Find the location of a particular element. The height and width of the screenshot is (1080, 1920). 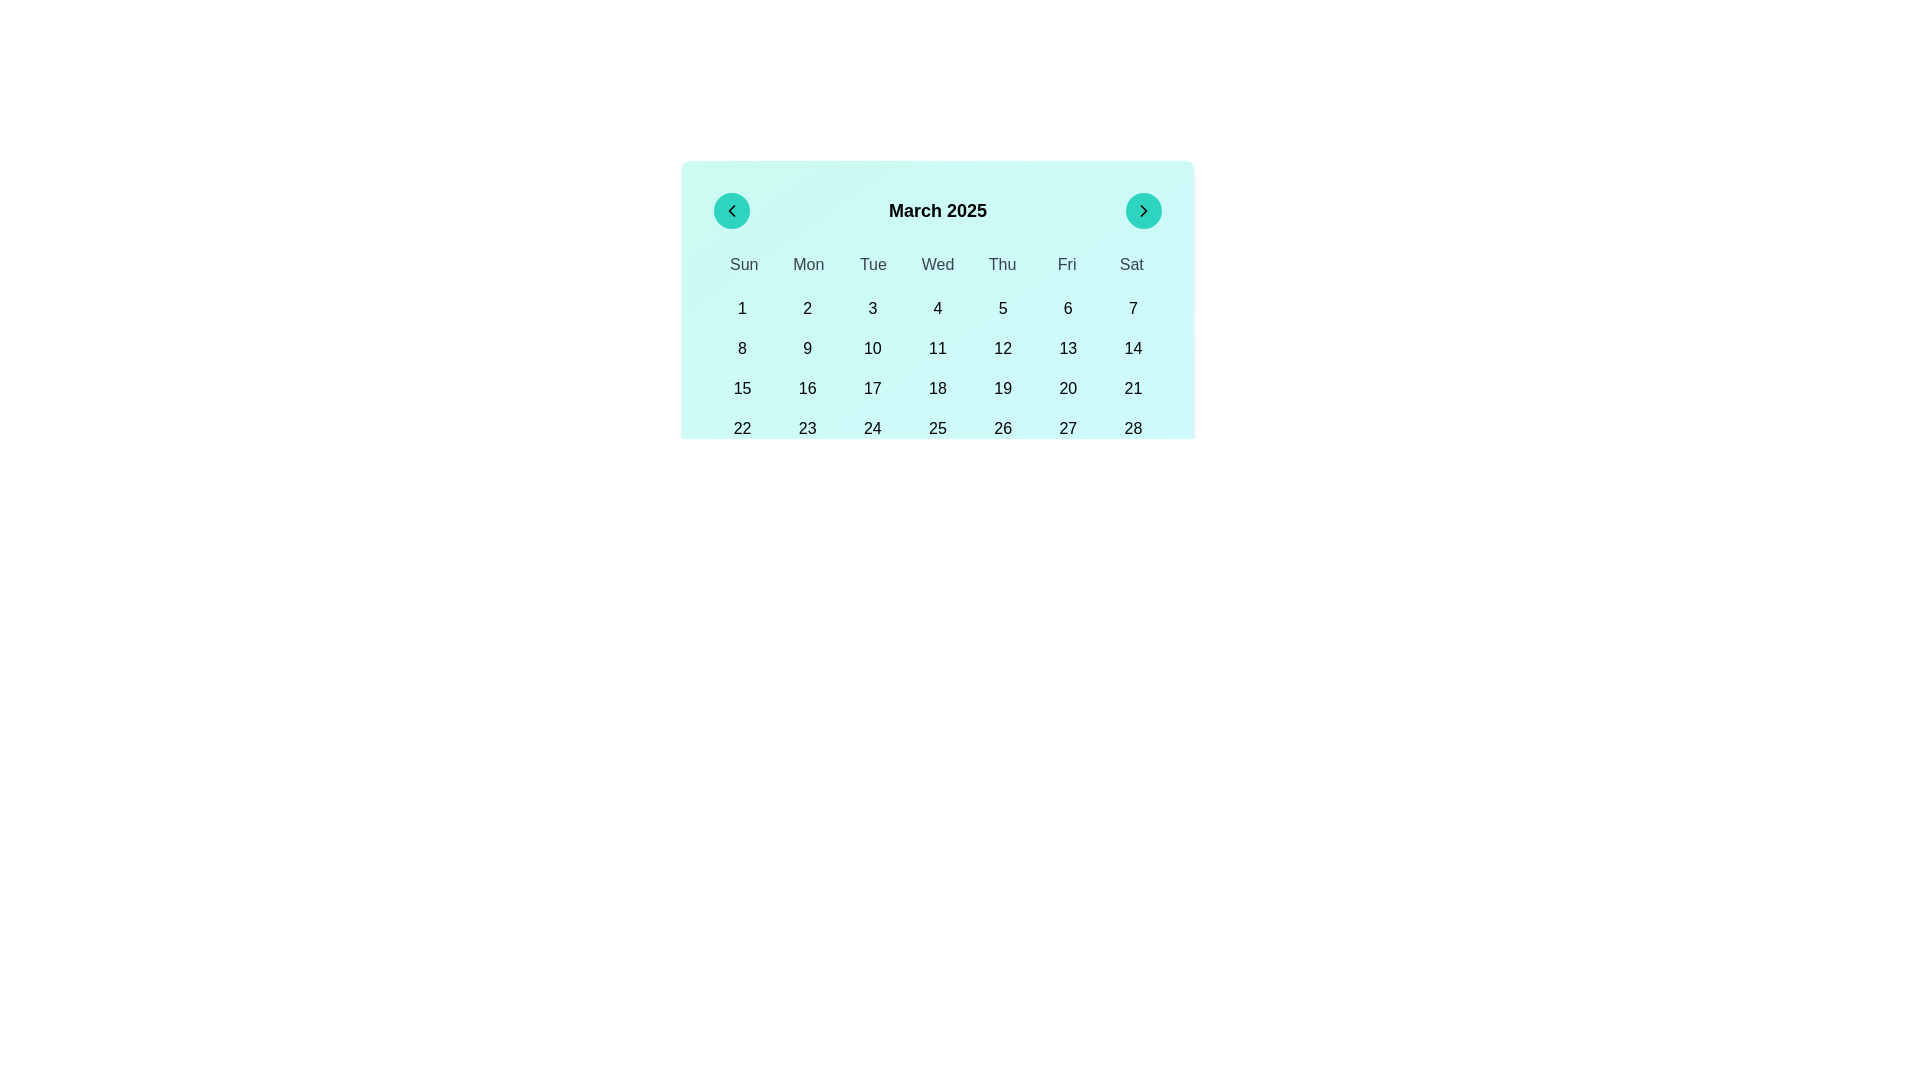

the navigational icon button located in the top-right corner of the calendar widget for keyboard interaction is located at coordinates (1143, 211).